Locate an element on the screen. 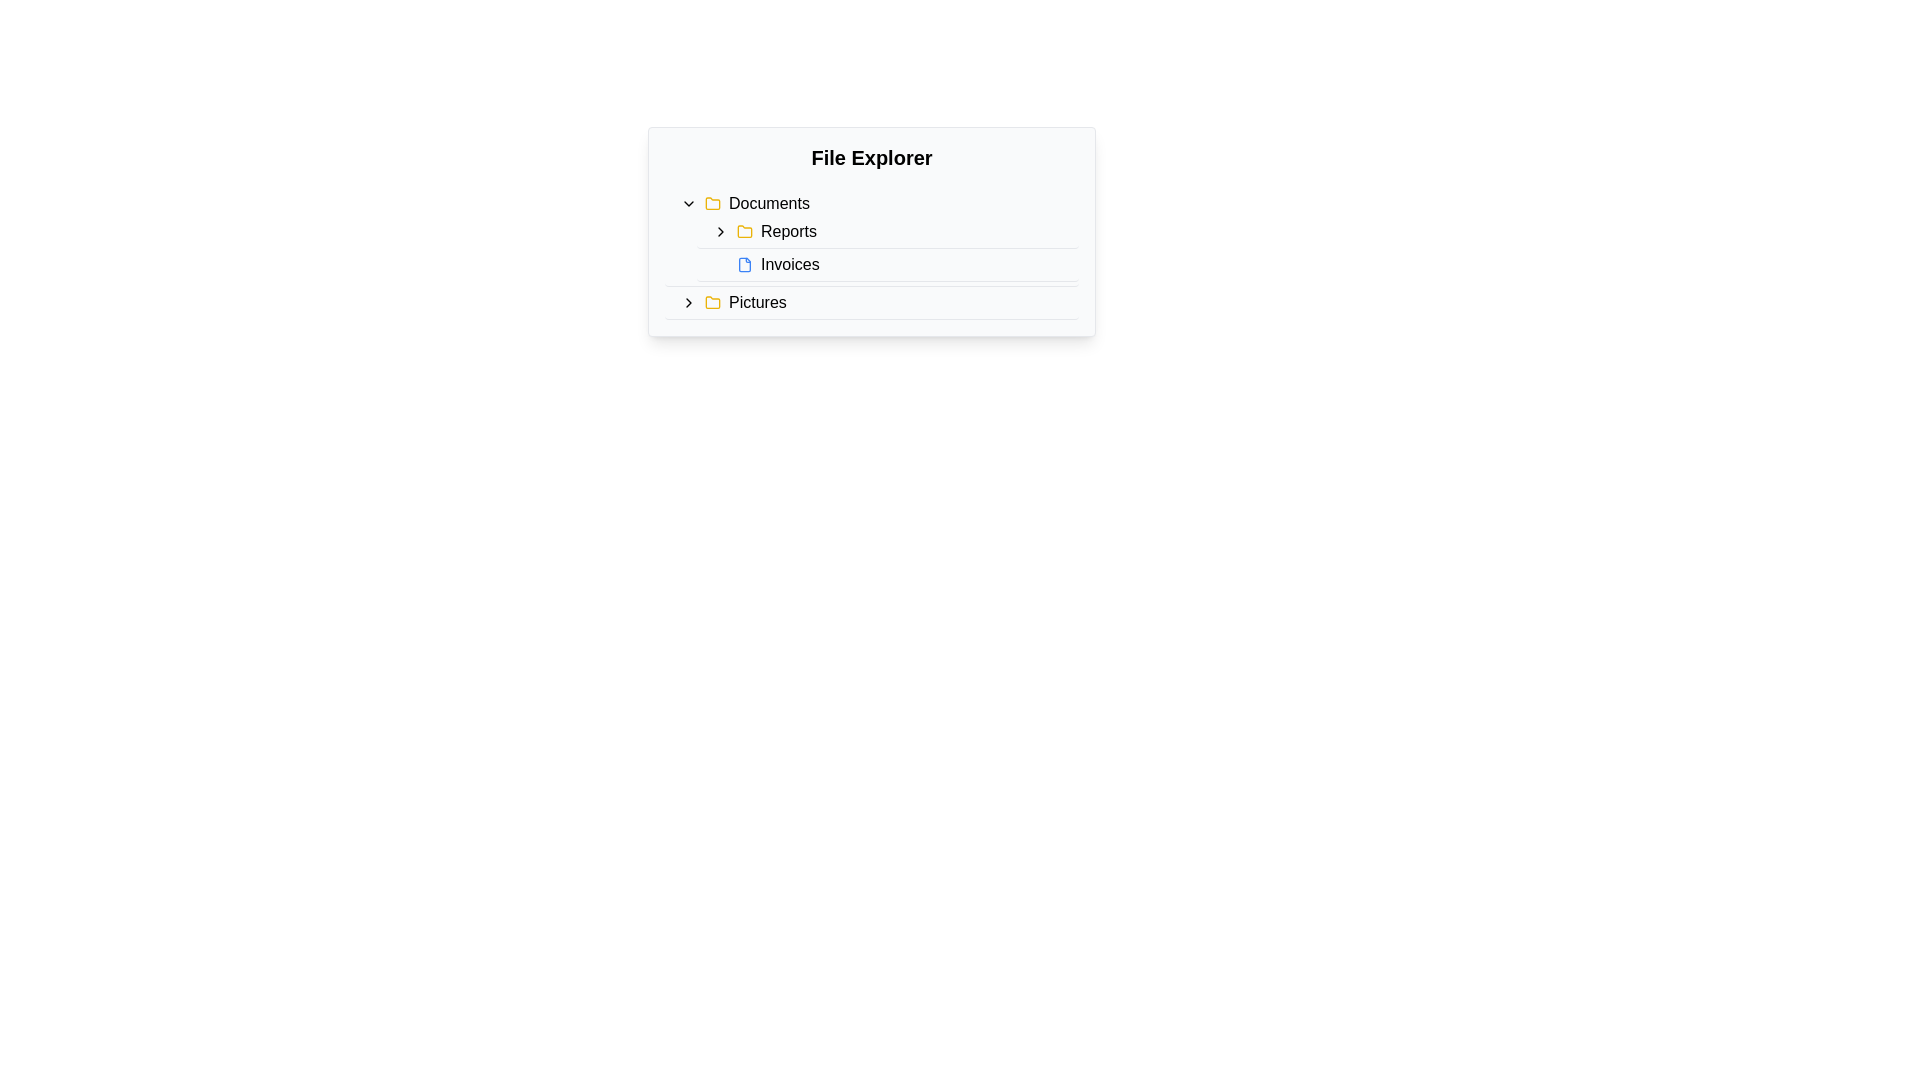  the chevron icon next to the 'Reports' label is located at coordinates (720, 230).